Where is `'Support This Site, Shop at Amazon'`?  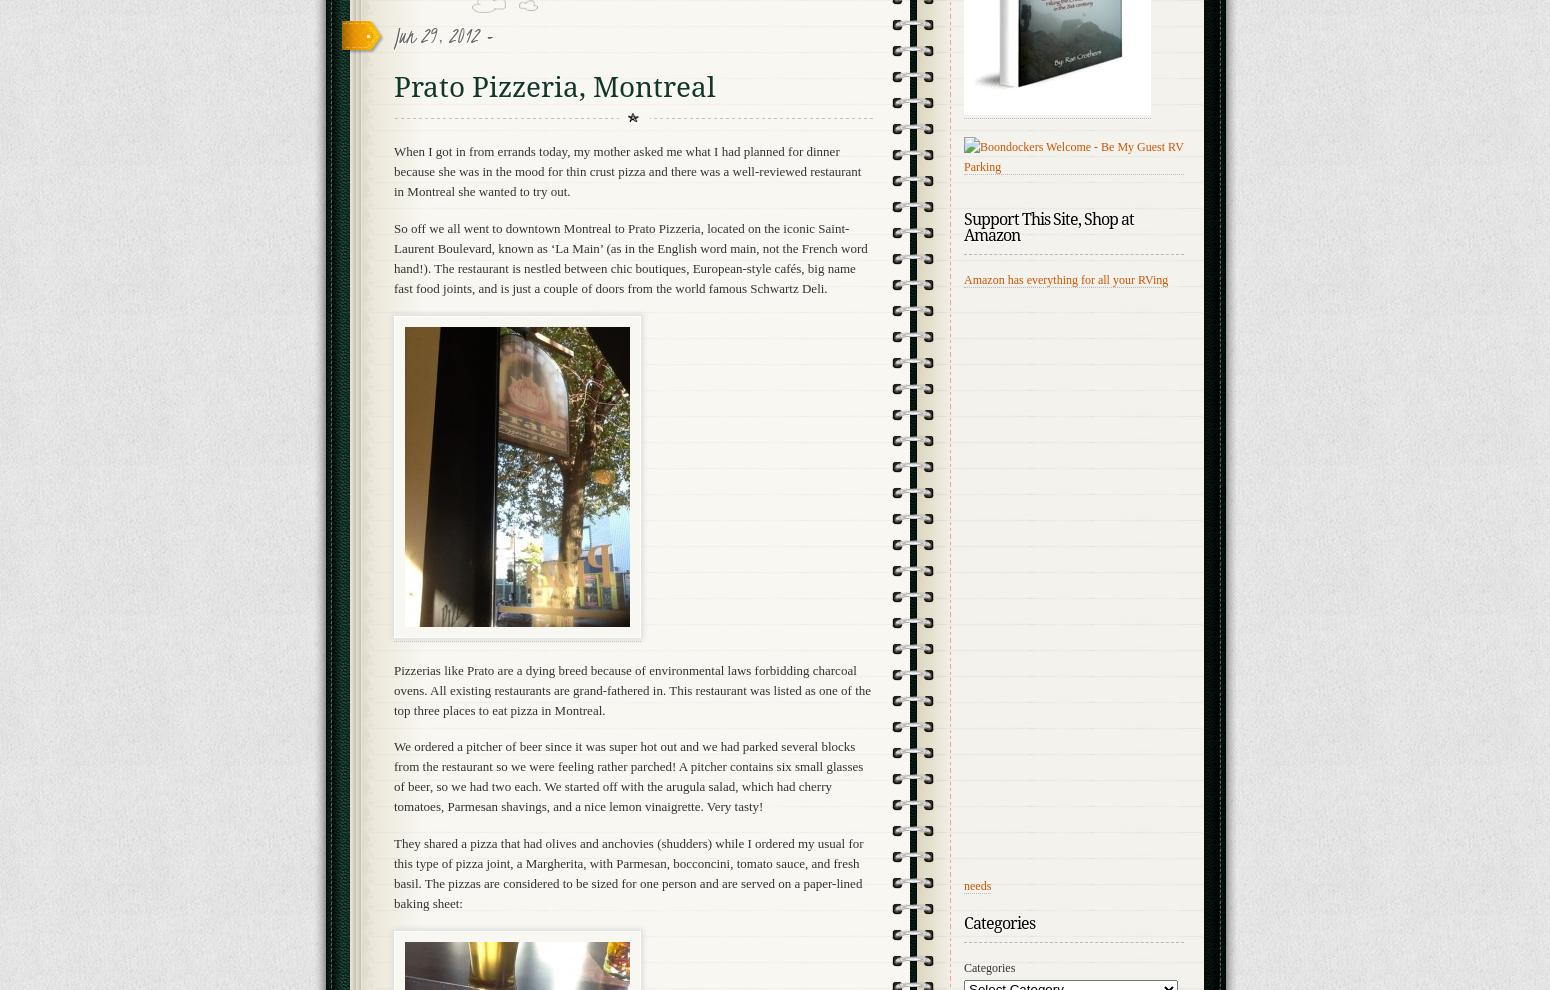 'Support This Site, Shop at Amazon' is located at coordinates (962, 226).